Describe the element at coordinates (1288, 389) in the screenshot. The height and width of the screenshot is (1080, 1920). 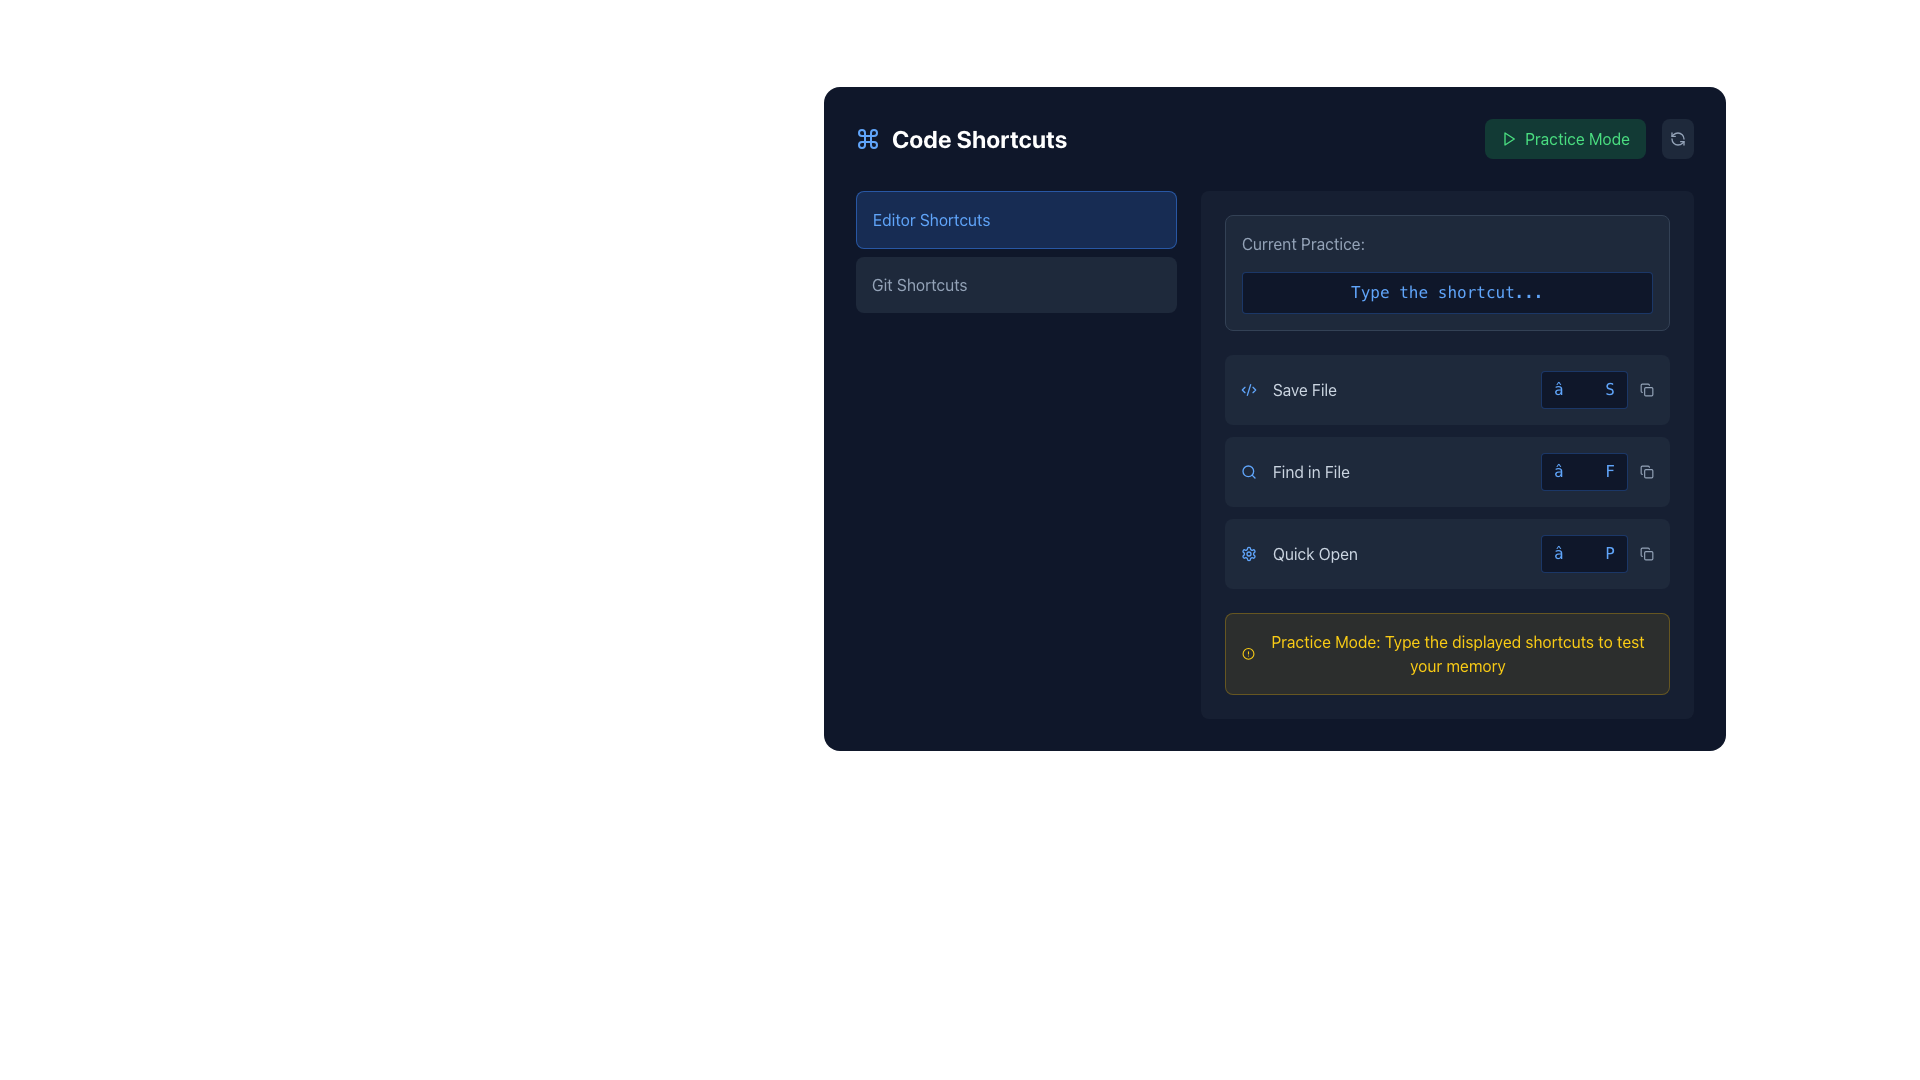
I see `the 'Save File' shortcut option represented by the Label with icon, located between 'Current Practice' and 'Find in File'` at that location.